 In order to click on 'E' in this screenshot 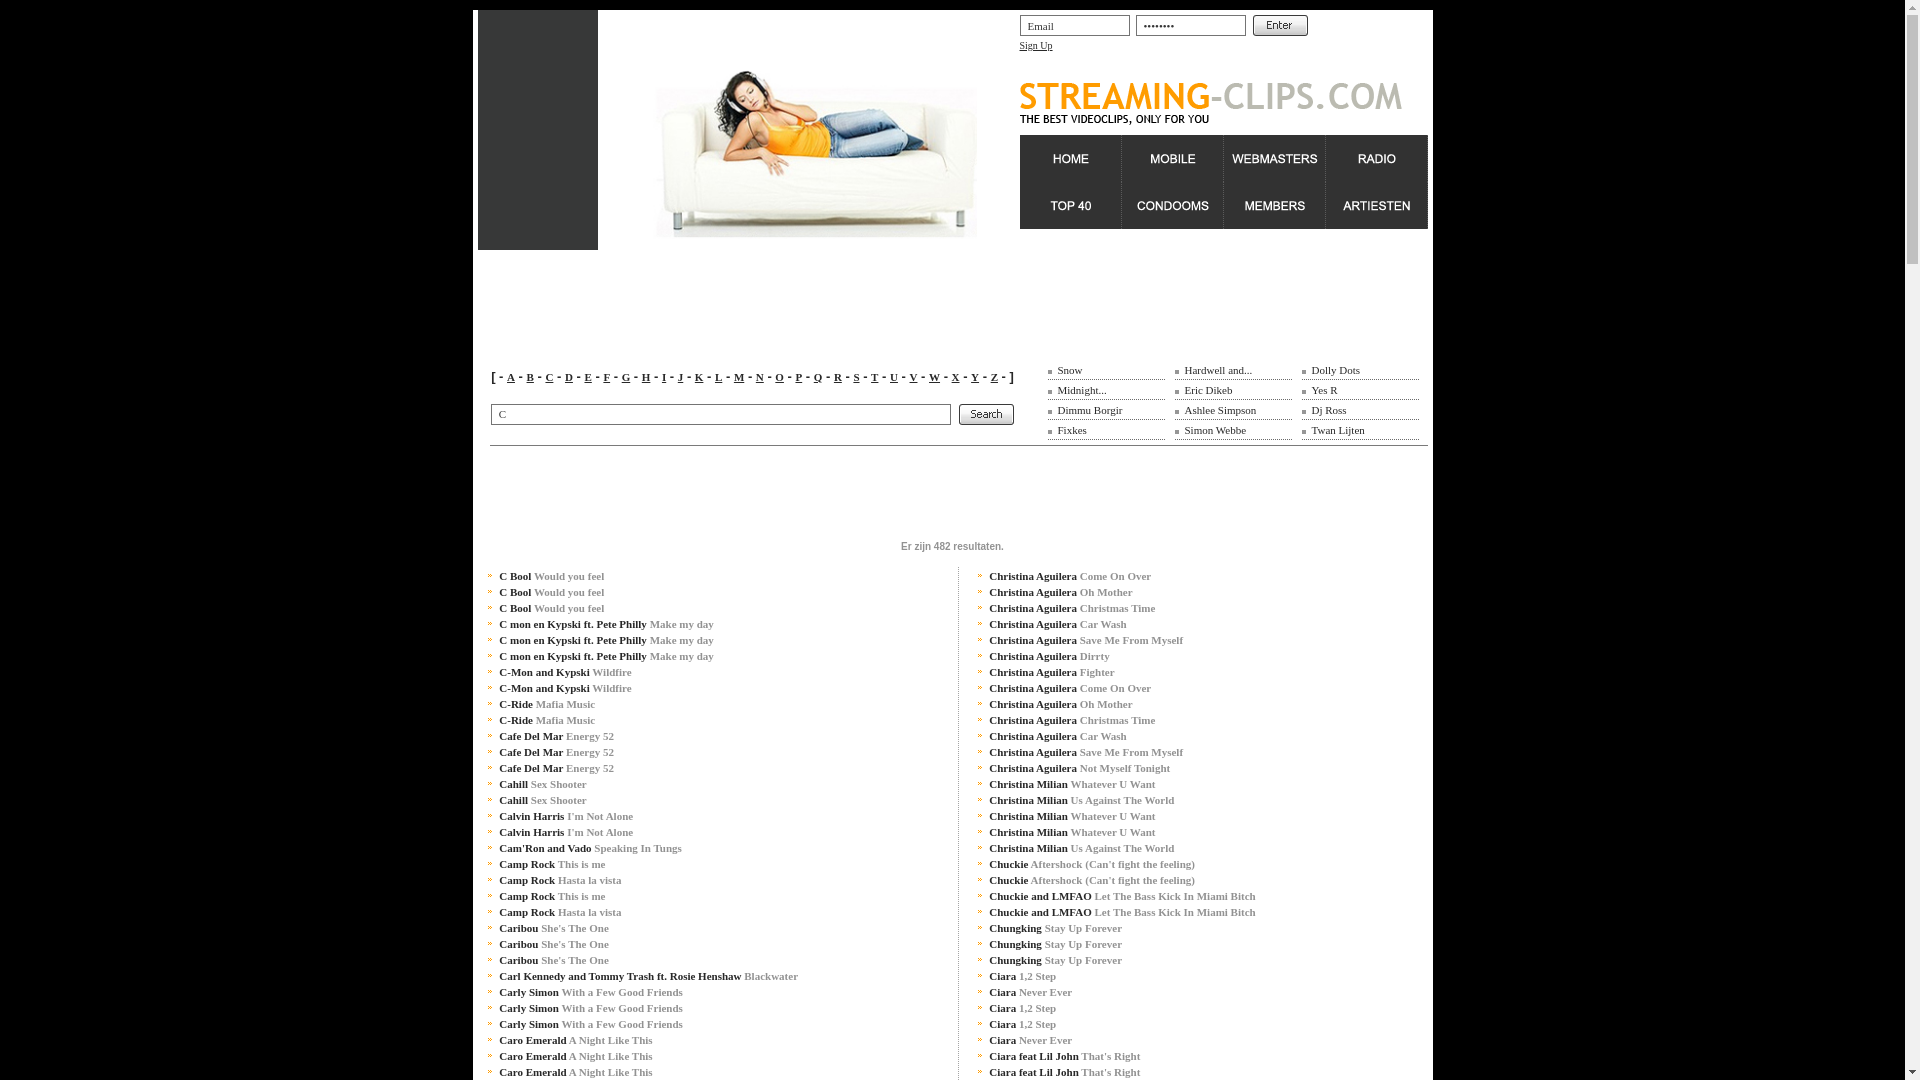, I will do `click(586, 377)`.